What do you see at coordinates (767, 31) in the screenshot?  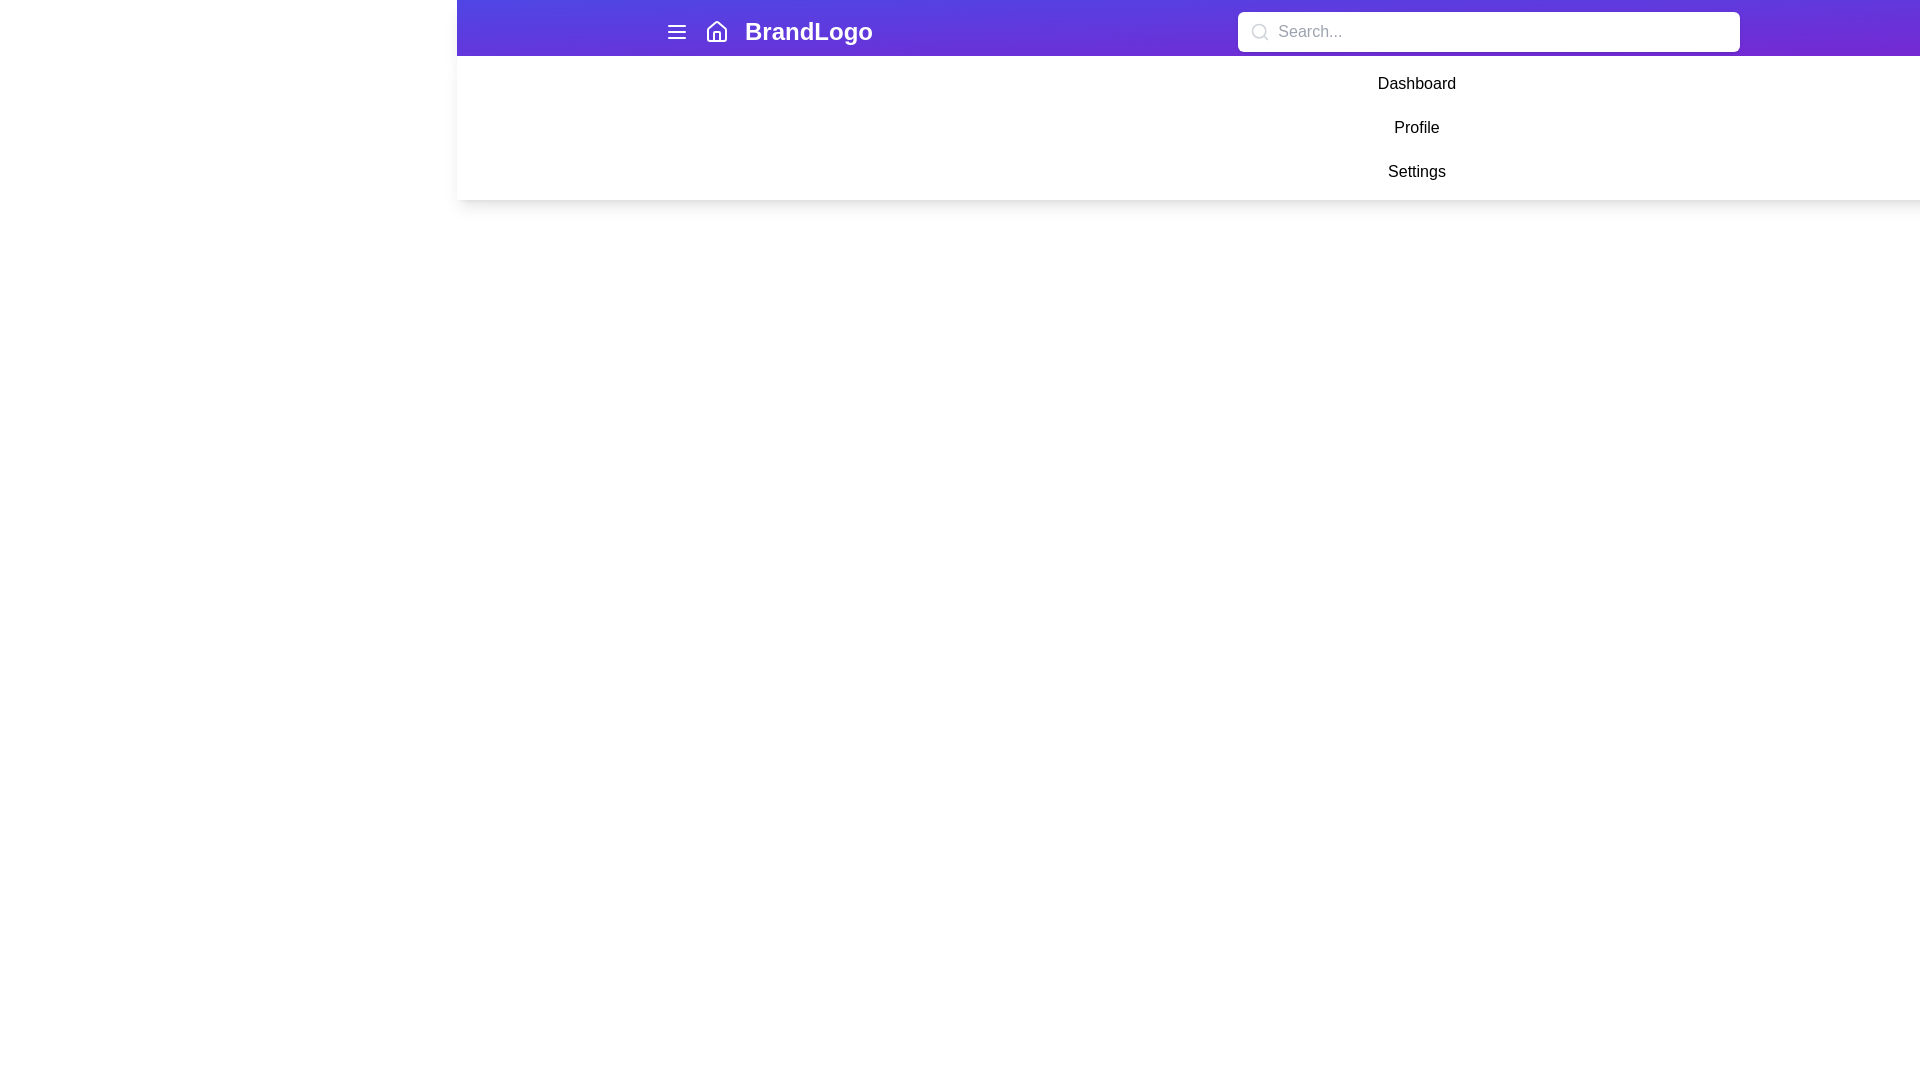 I see `the Brand Logo text label 'BrandLogo'` at bounding box center [767, 31].